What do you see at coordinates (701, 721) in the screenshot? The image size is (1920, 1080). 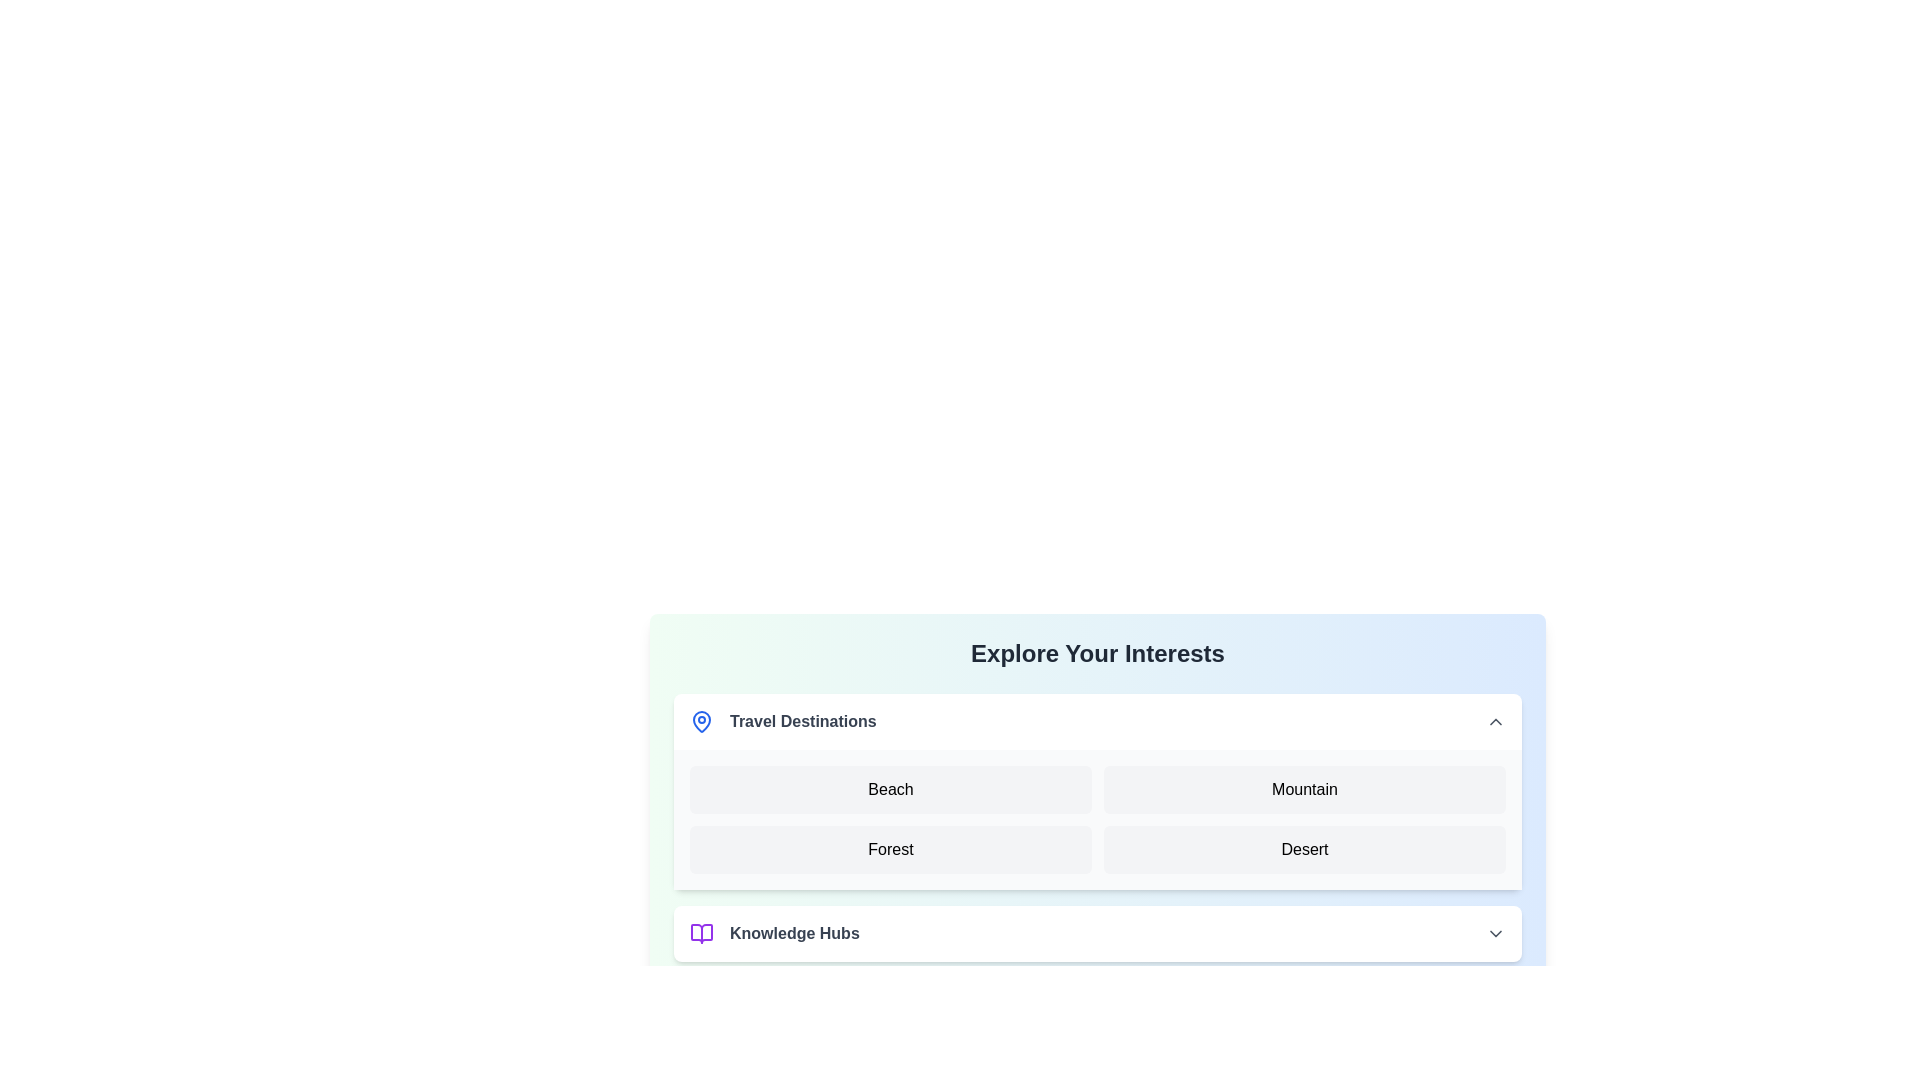 I see `the blue map pin icon located next to the text 'Travel Destinations'` at bounding box center [701, 721].